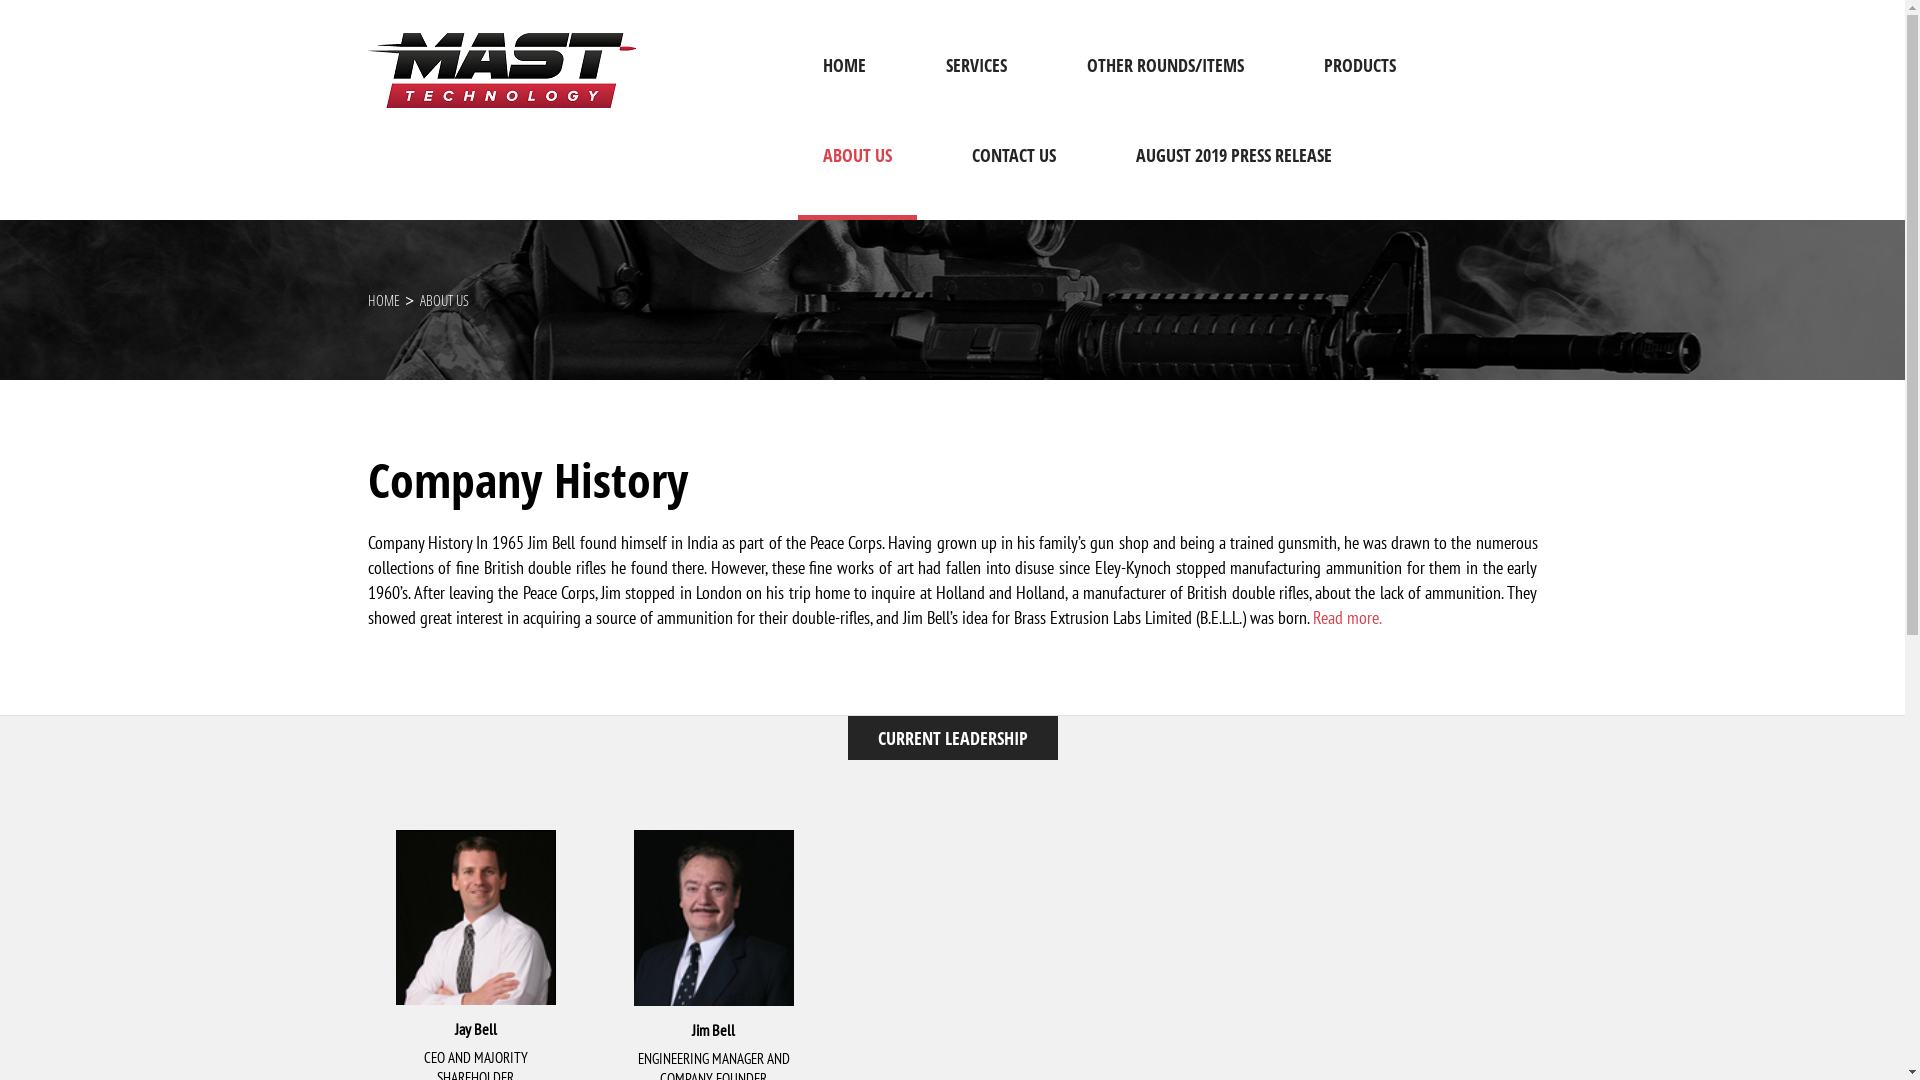 This screenshot has height=1080, width=1920. Describe the element at coordinates (1232, 173) in the screenshot. I see `'AUGUST 2019 PRESS RELEASE'` at that location.